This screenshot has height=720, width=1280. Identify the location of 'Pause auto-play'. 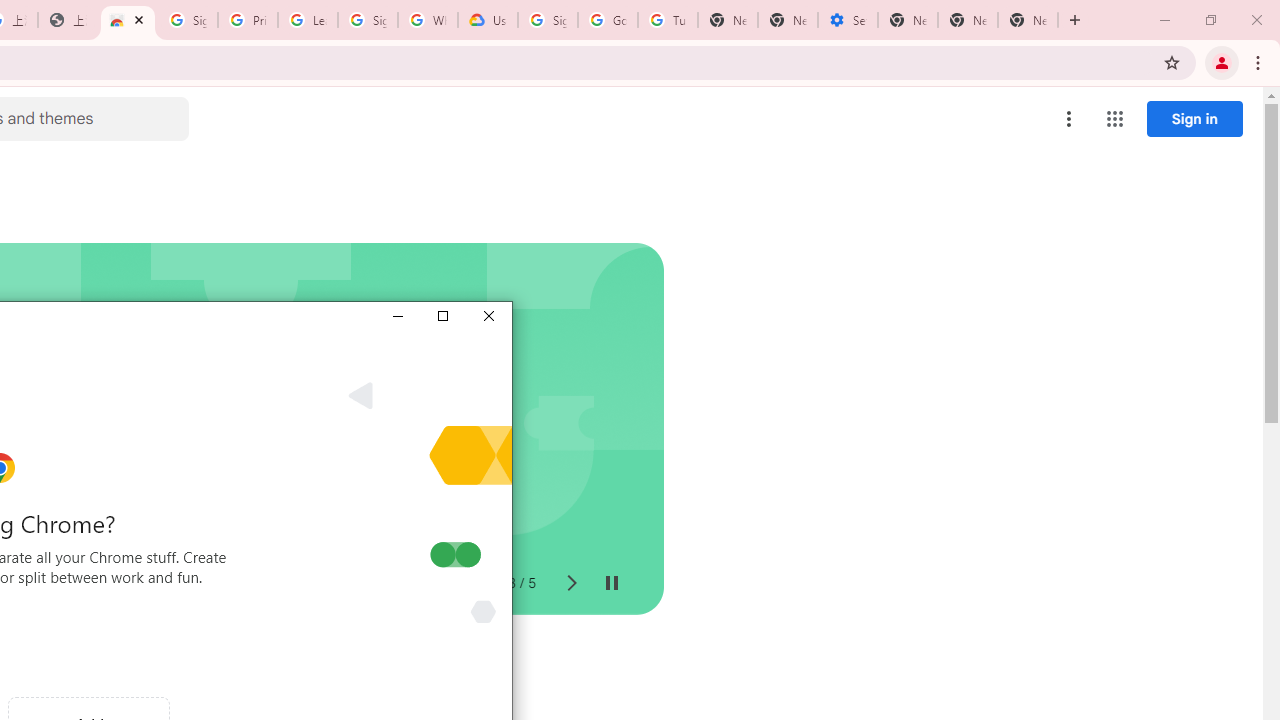
(610, 583).